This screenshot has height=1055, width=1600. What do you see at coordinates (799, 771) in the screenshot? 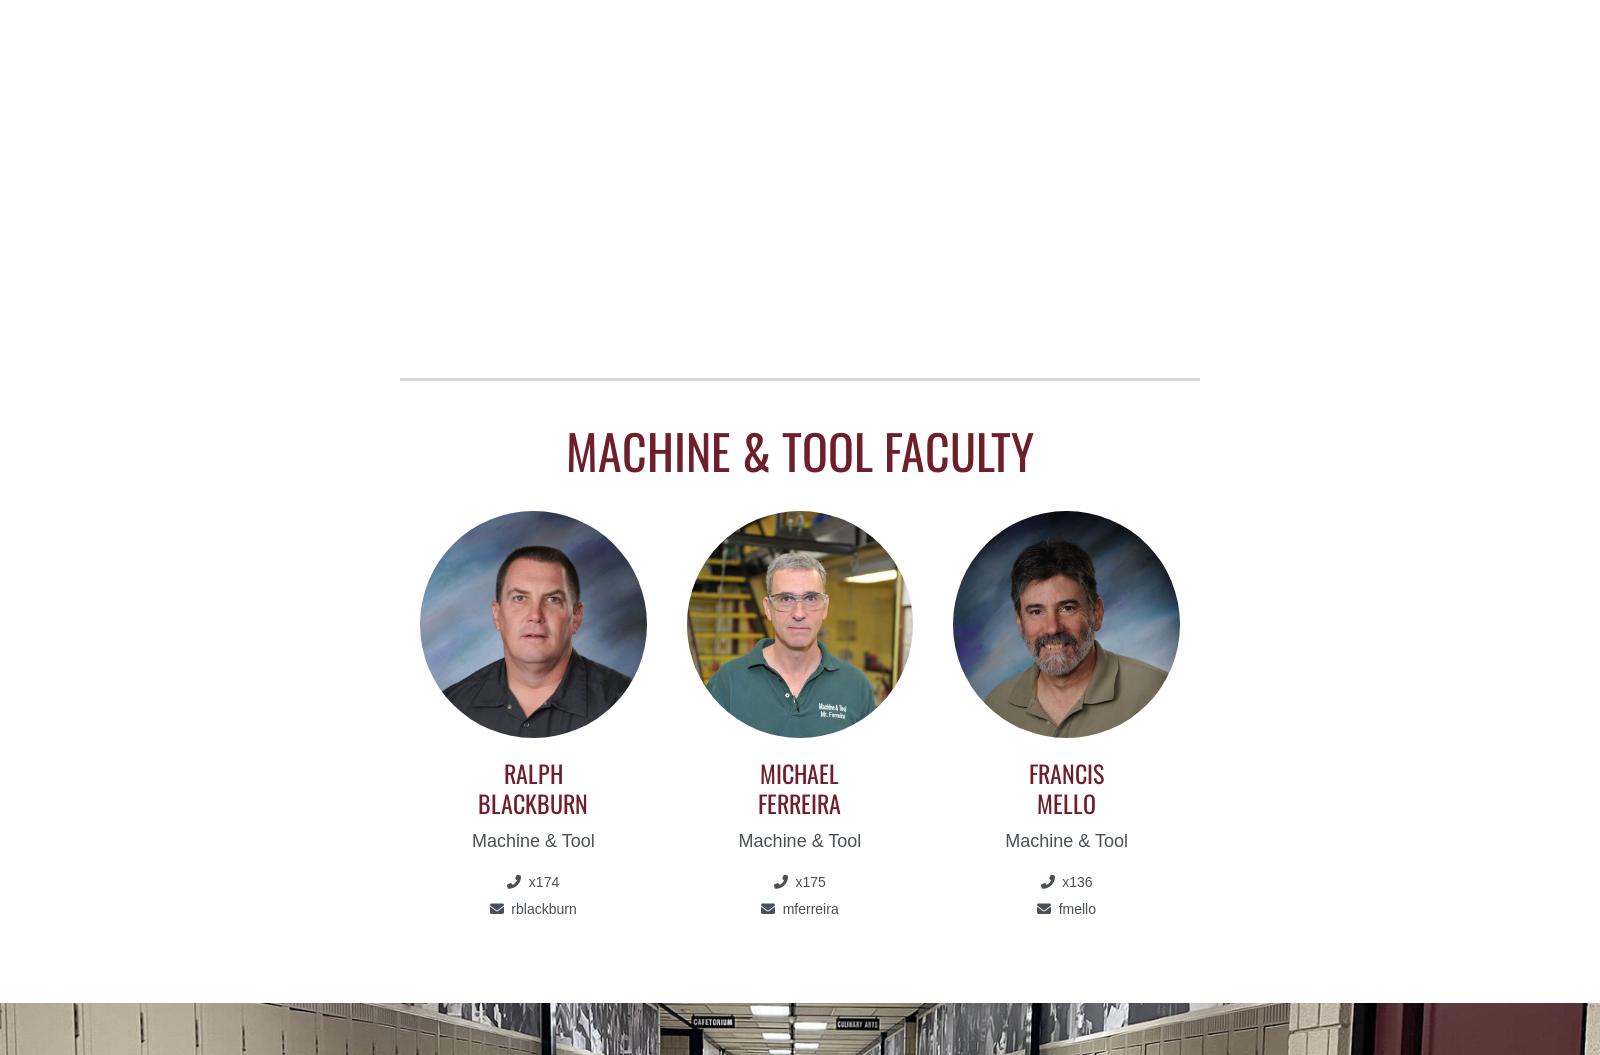
I see `'Michael'` at bounding box center [799, 771].